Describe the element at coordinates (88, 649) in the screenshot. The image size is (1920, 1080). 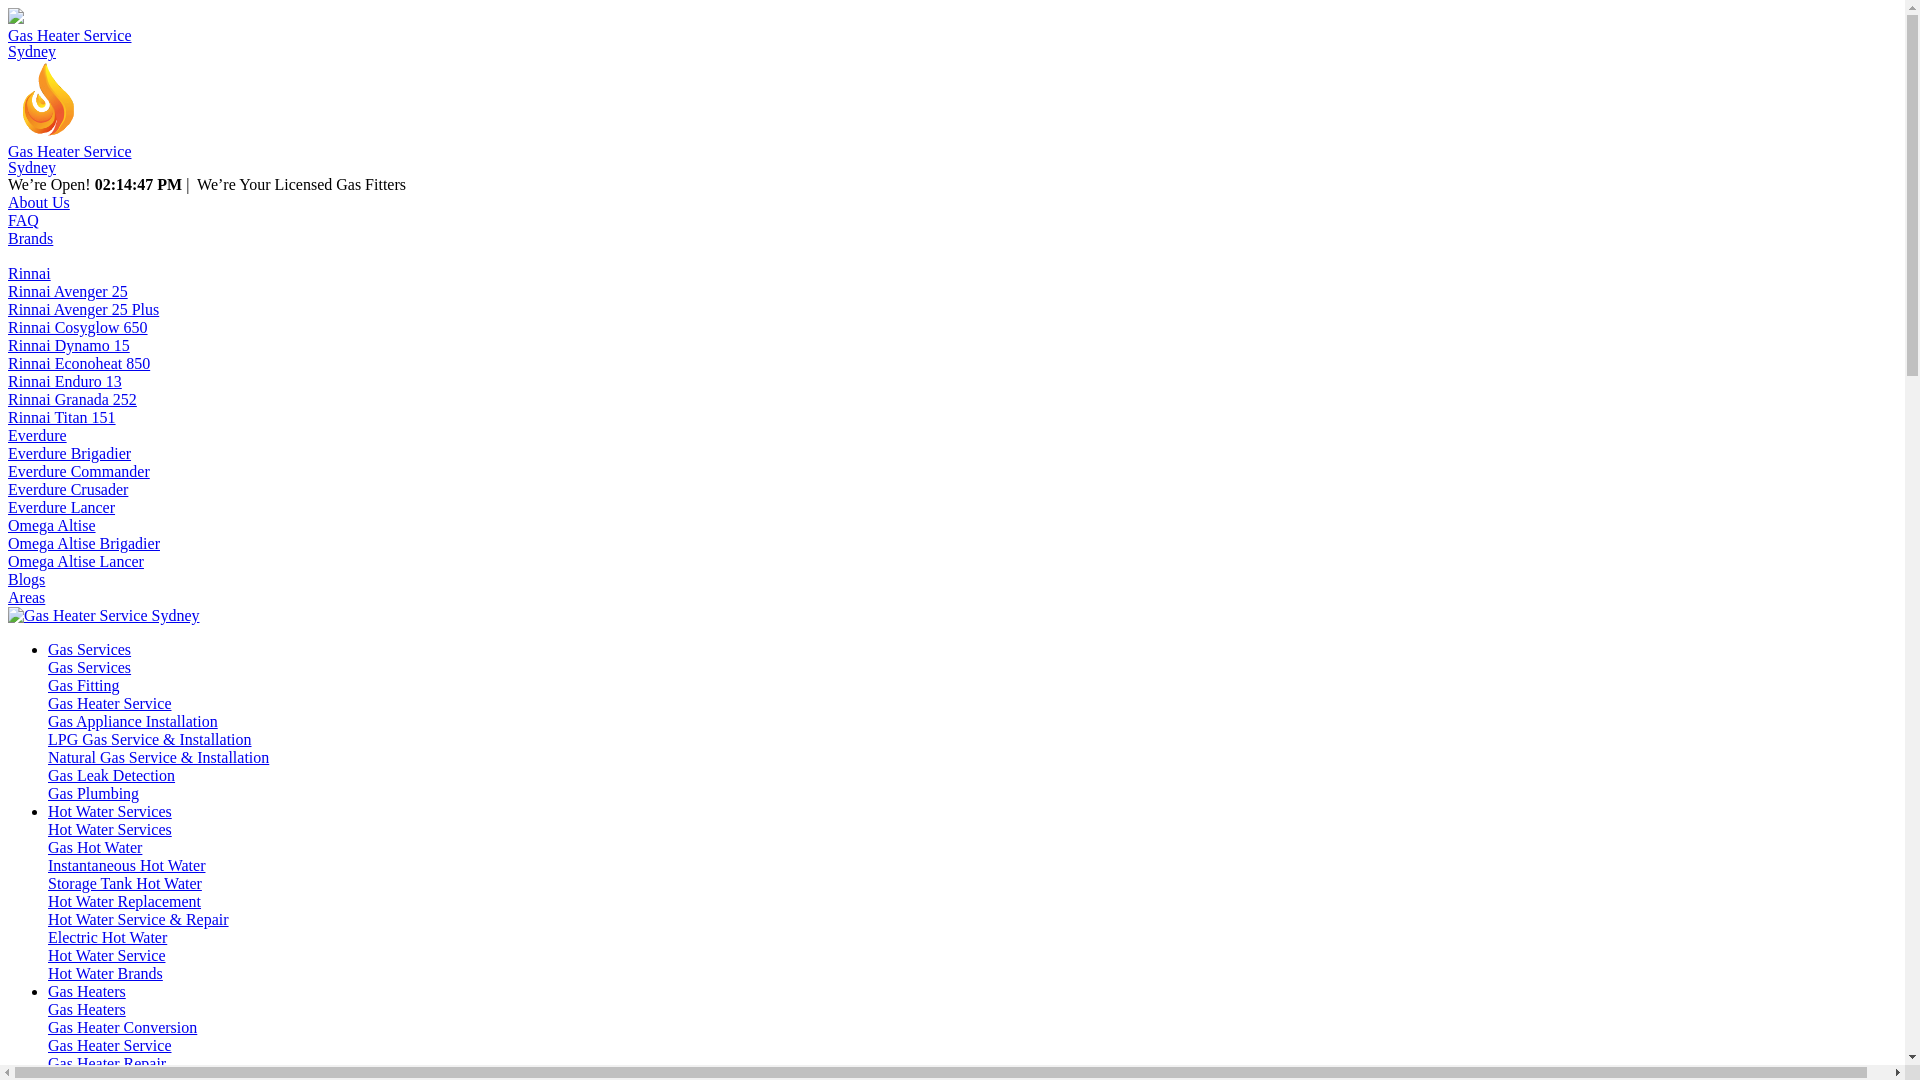
I see `'Gas Services'` at that location.